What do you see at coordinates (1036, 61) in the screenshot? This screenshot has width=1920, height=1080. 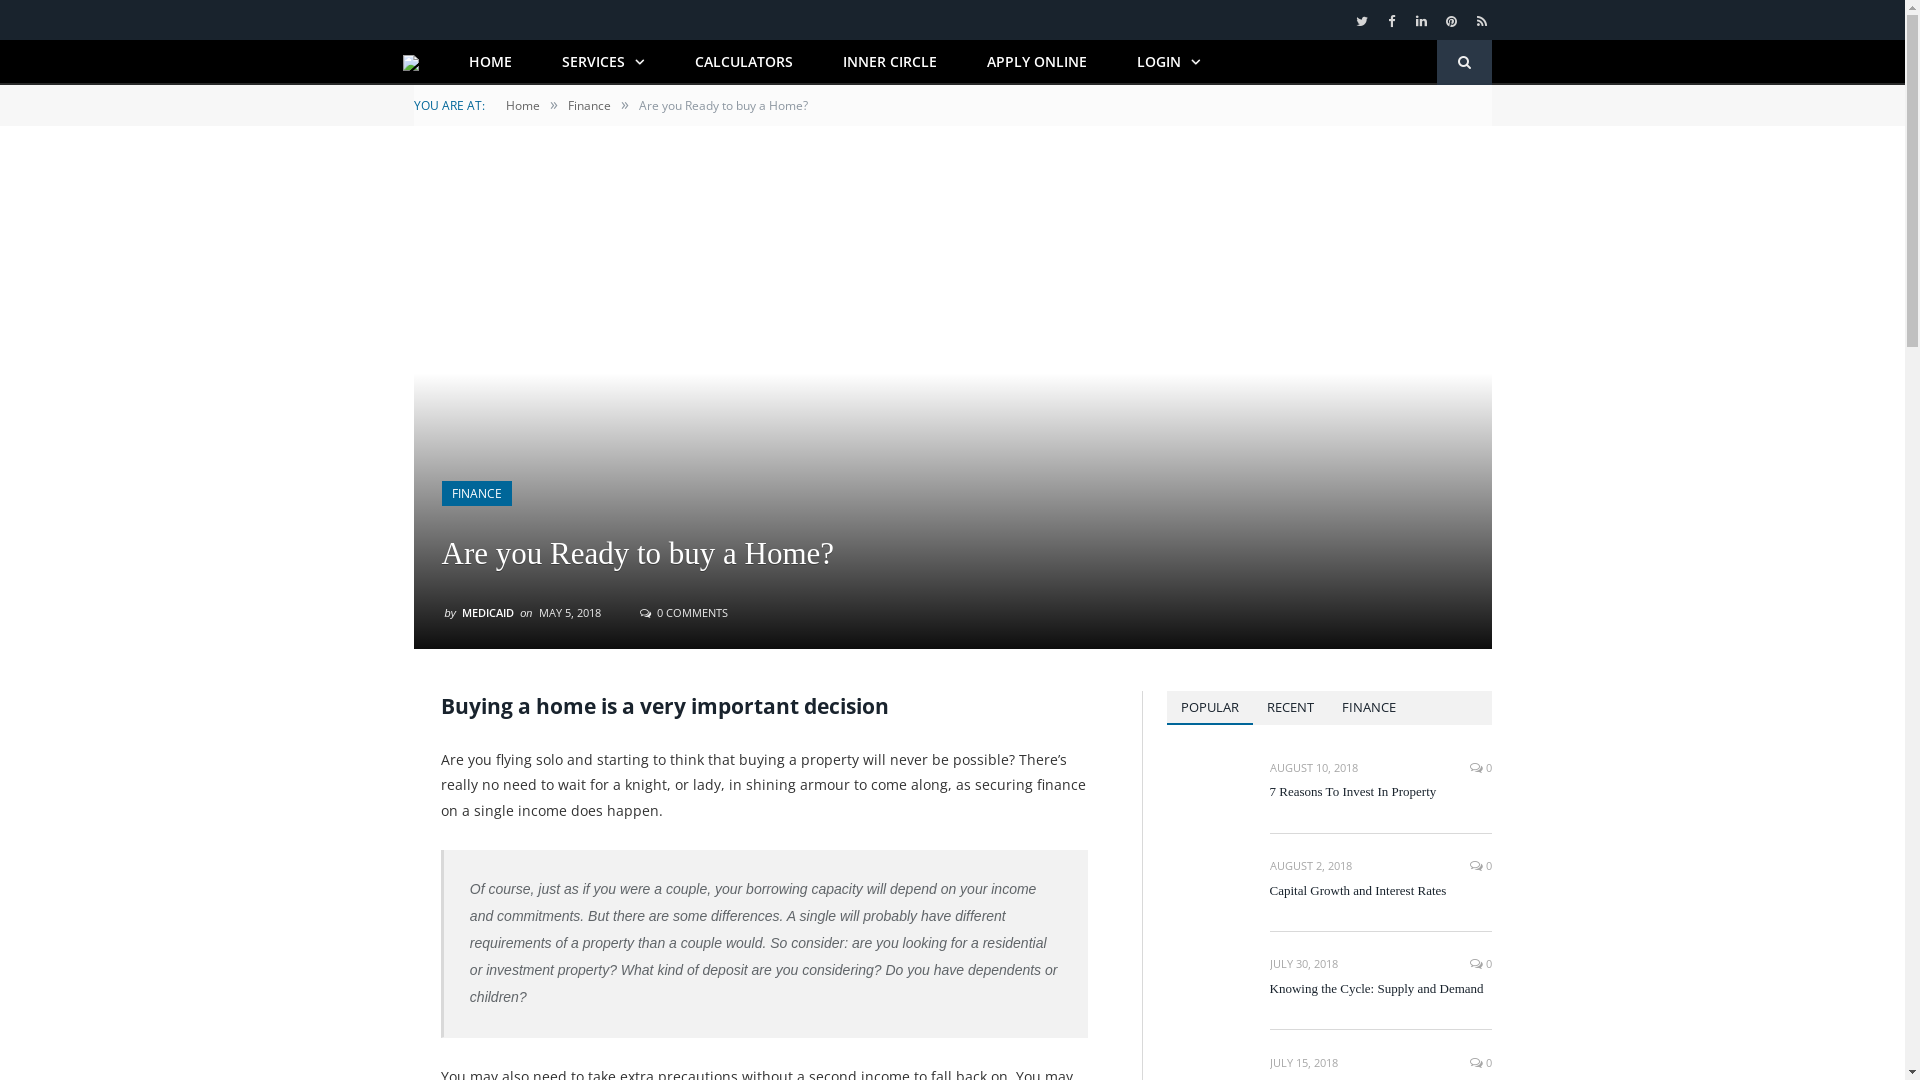 I see `'APPLY ONLINE'` at bounding box center [1036, 61].